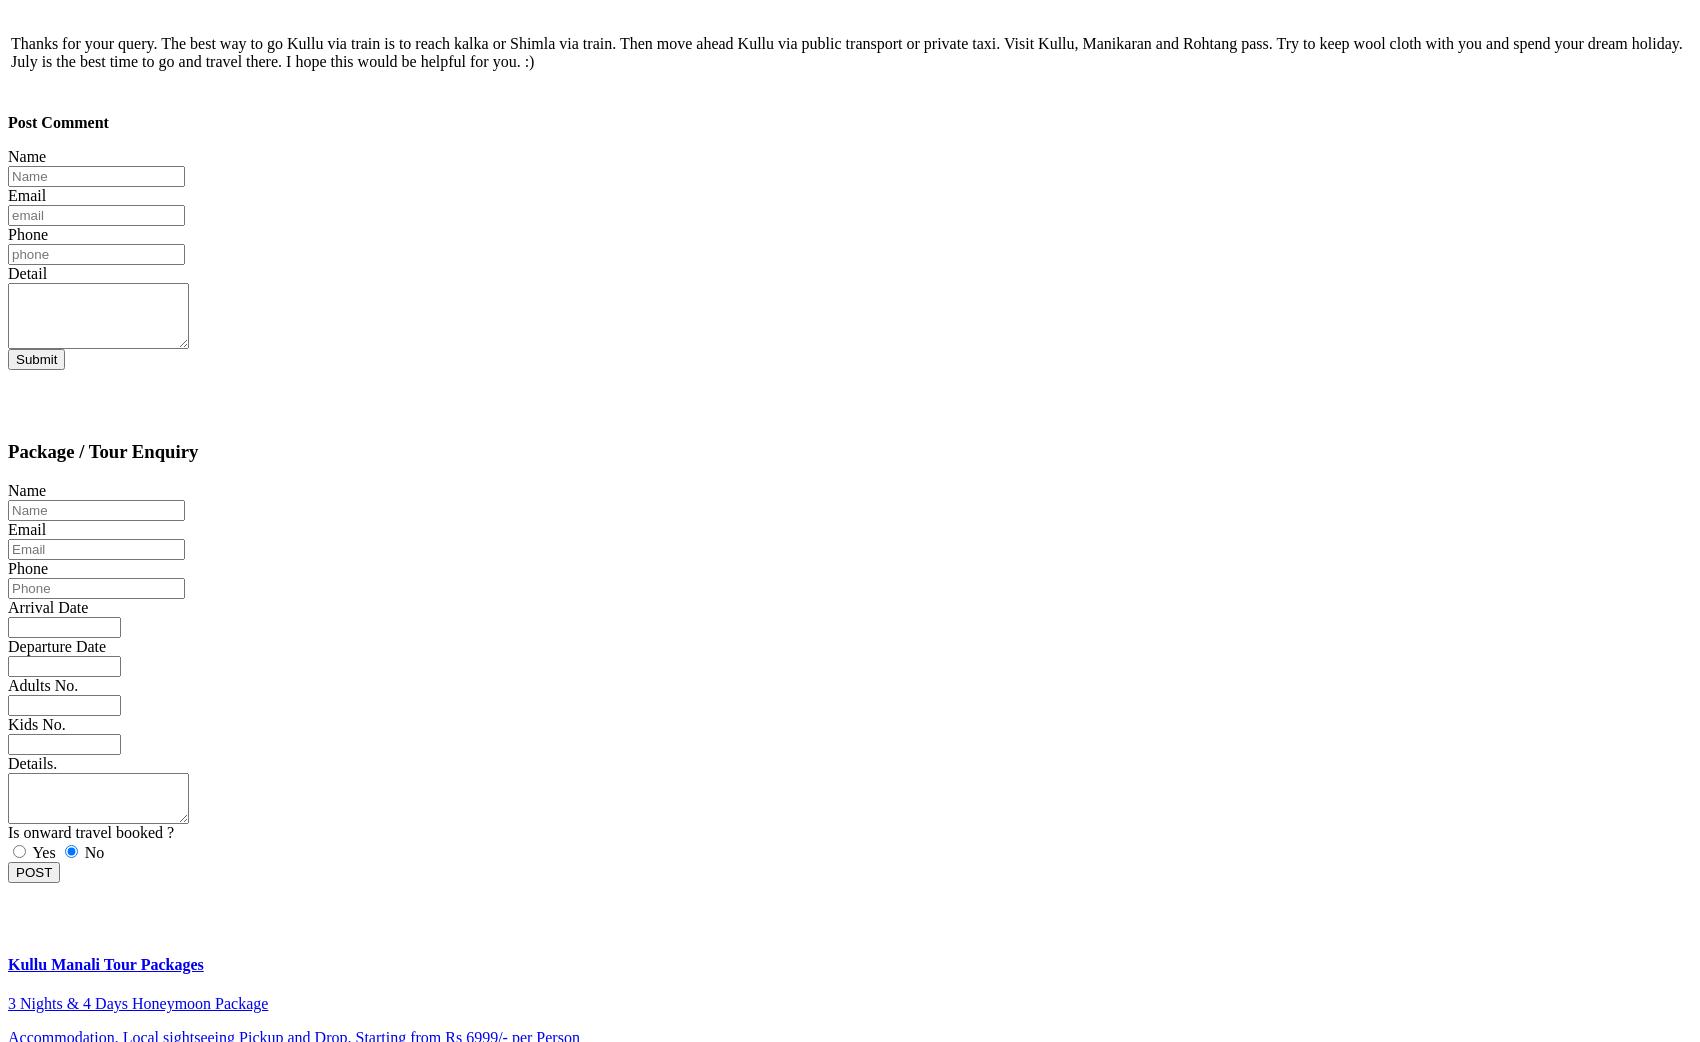 This screenshot has height=1042, width=1700. What do you see at coordinates (32, 761) in the screenshot?
I see `'Details.'` at bounding box center [32, 761].